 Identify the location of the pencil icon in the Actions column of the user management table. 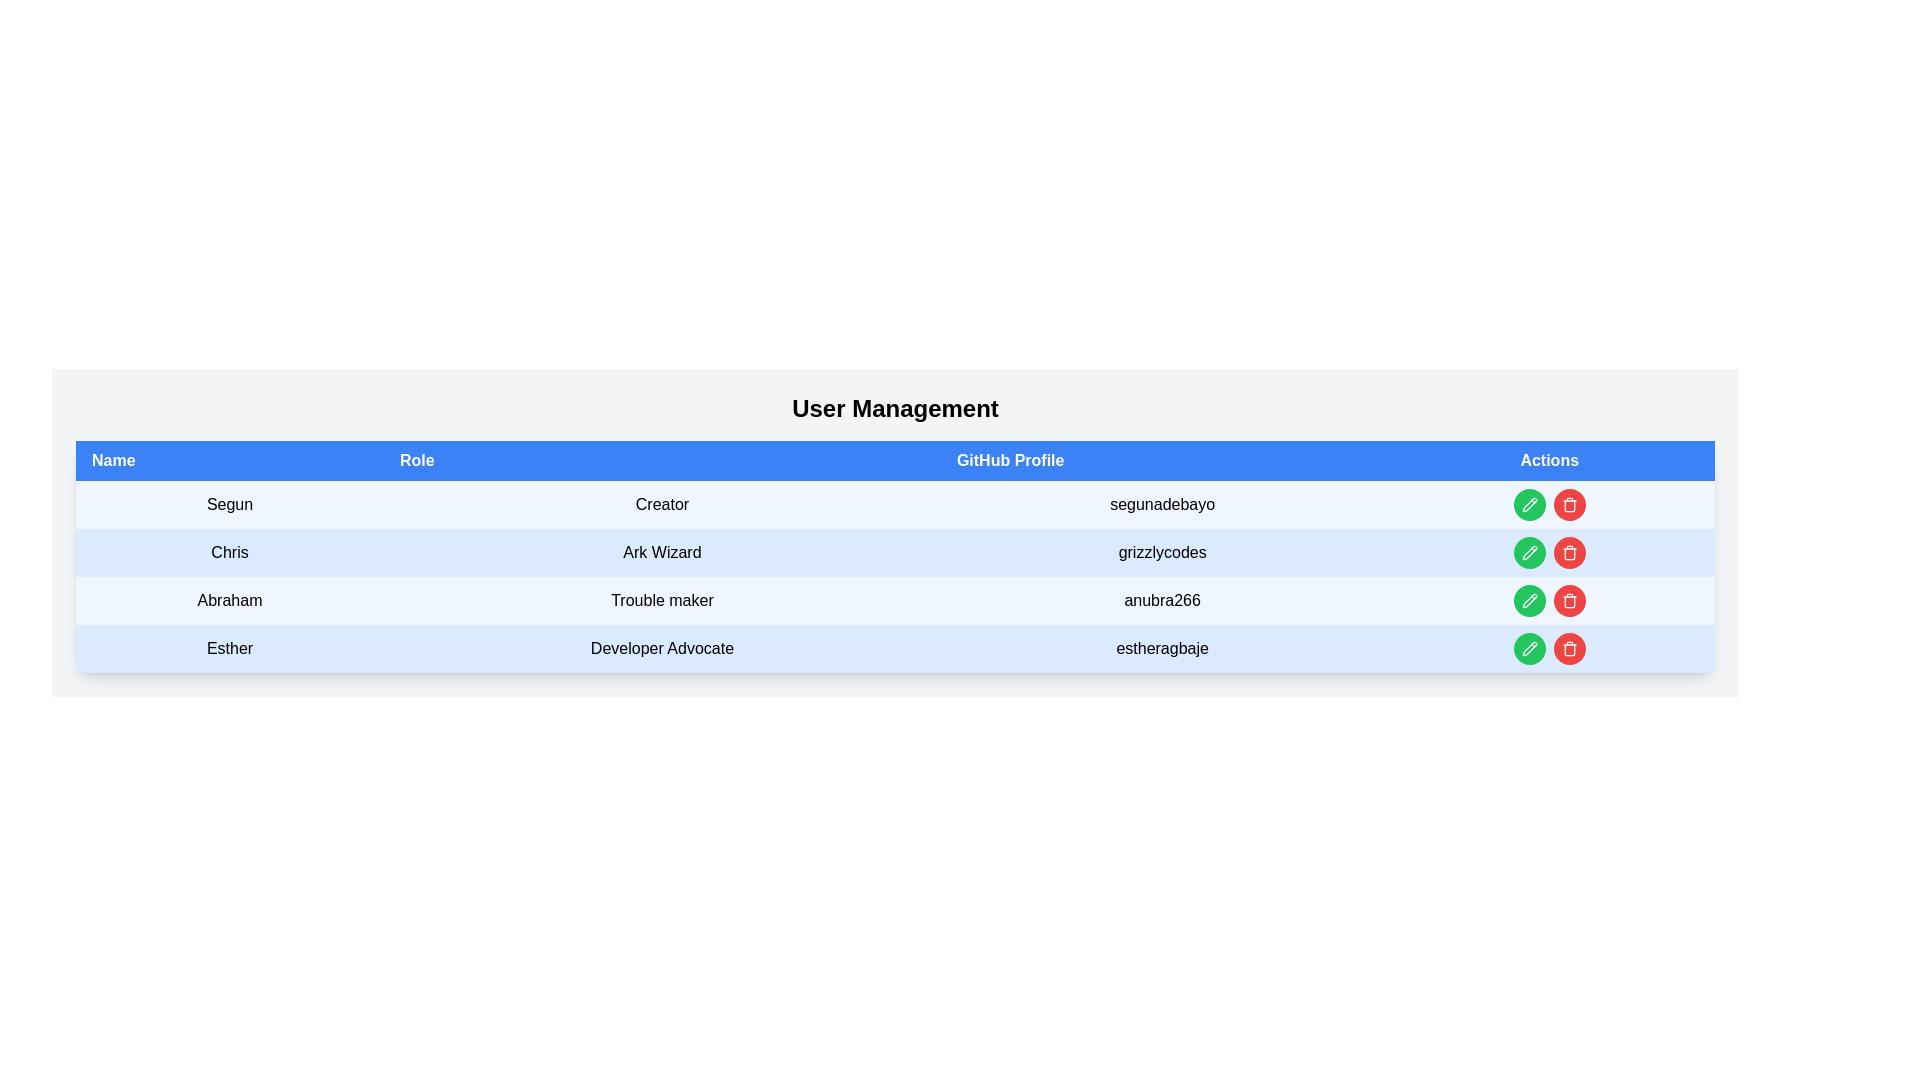
(1528, 648).